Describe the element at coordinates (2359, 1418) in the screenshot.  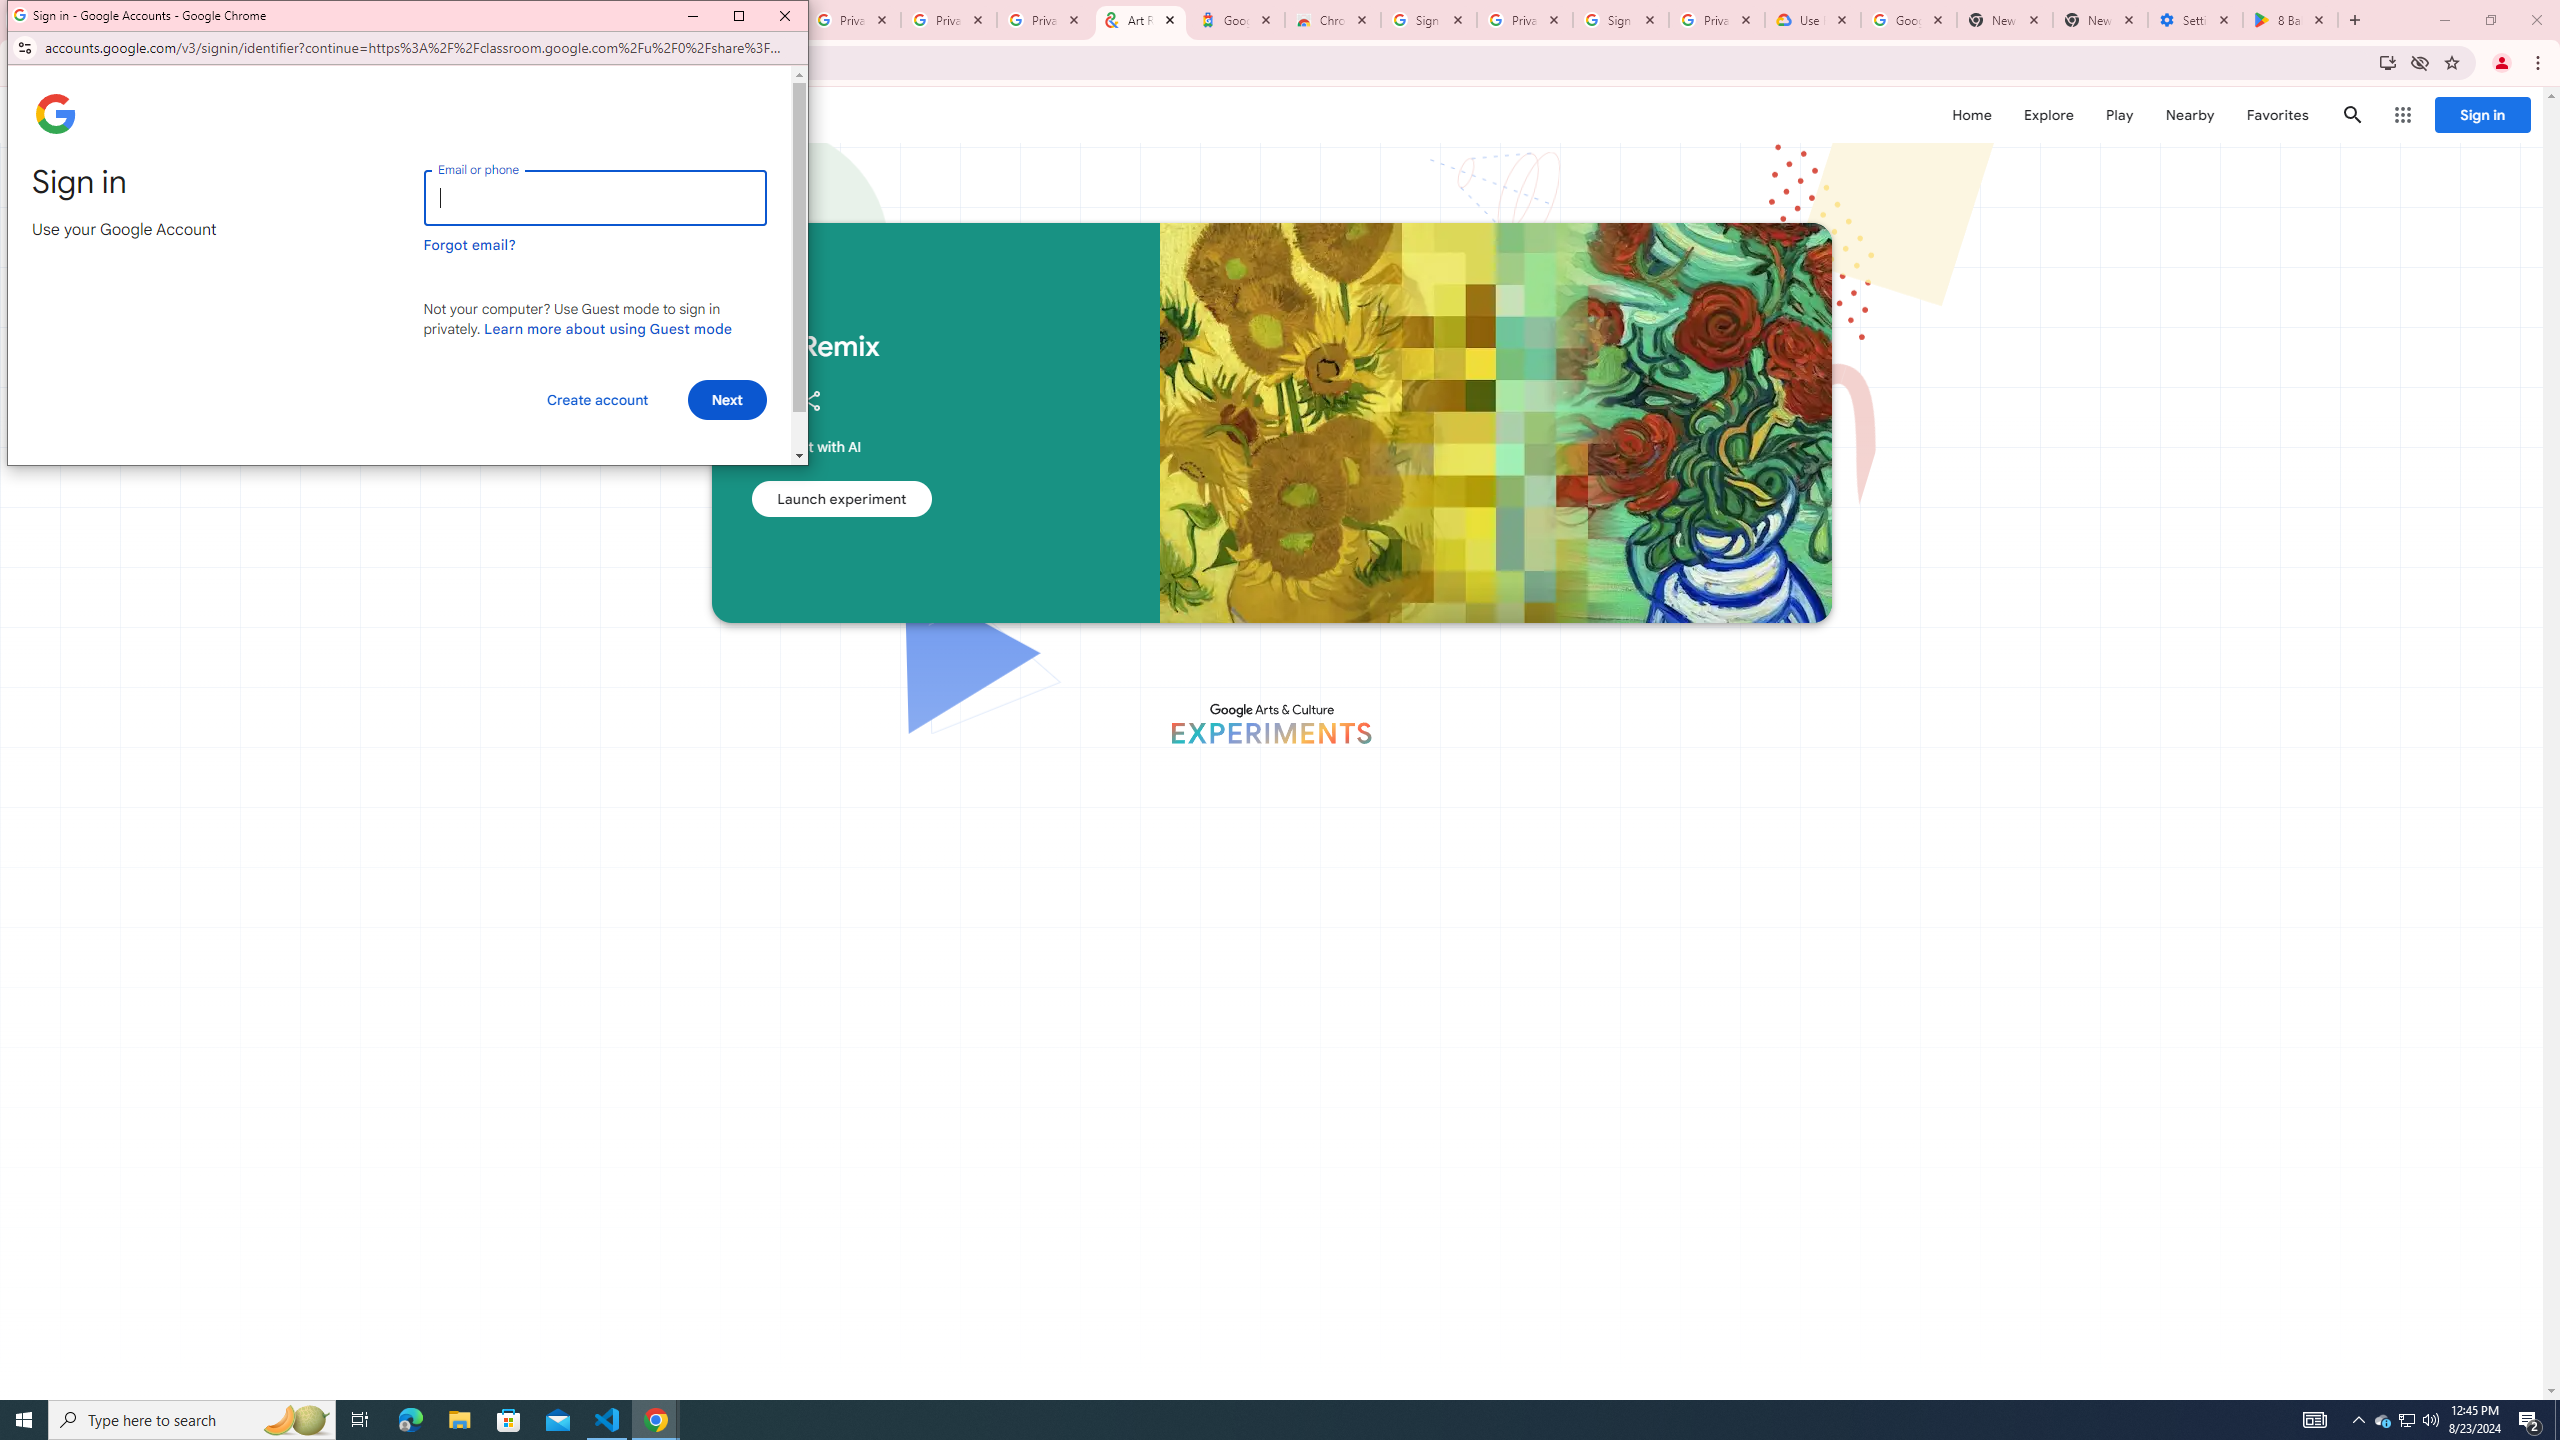
I see `'Notification Chevron'` at that location.